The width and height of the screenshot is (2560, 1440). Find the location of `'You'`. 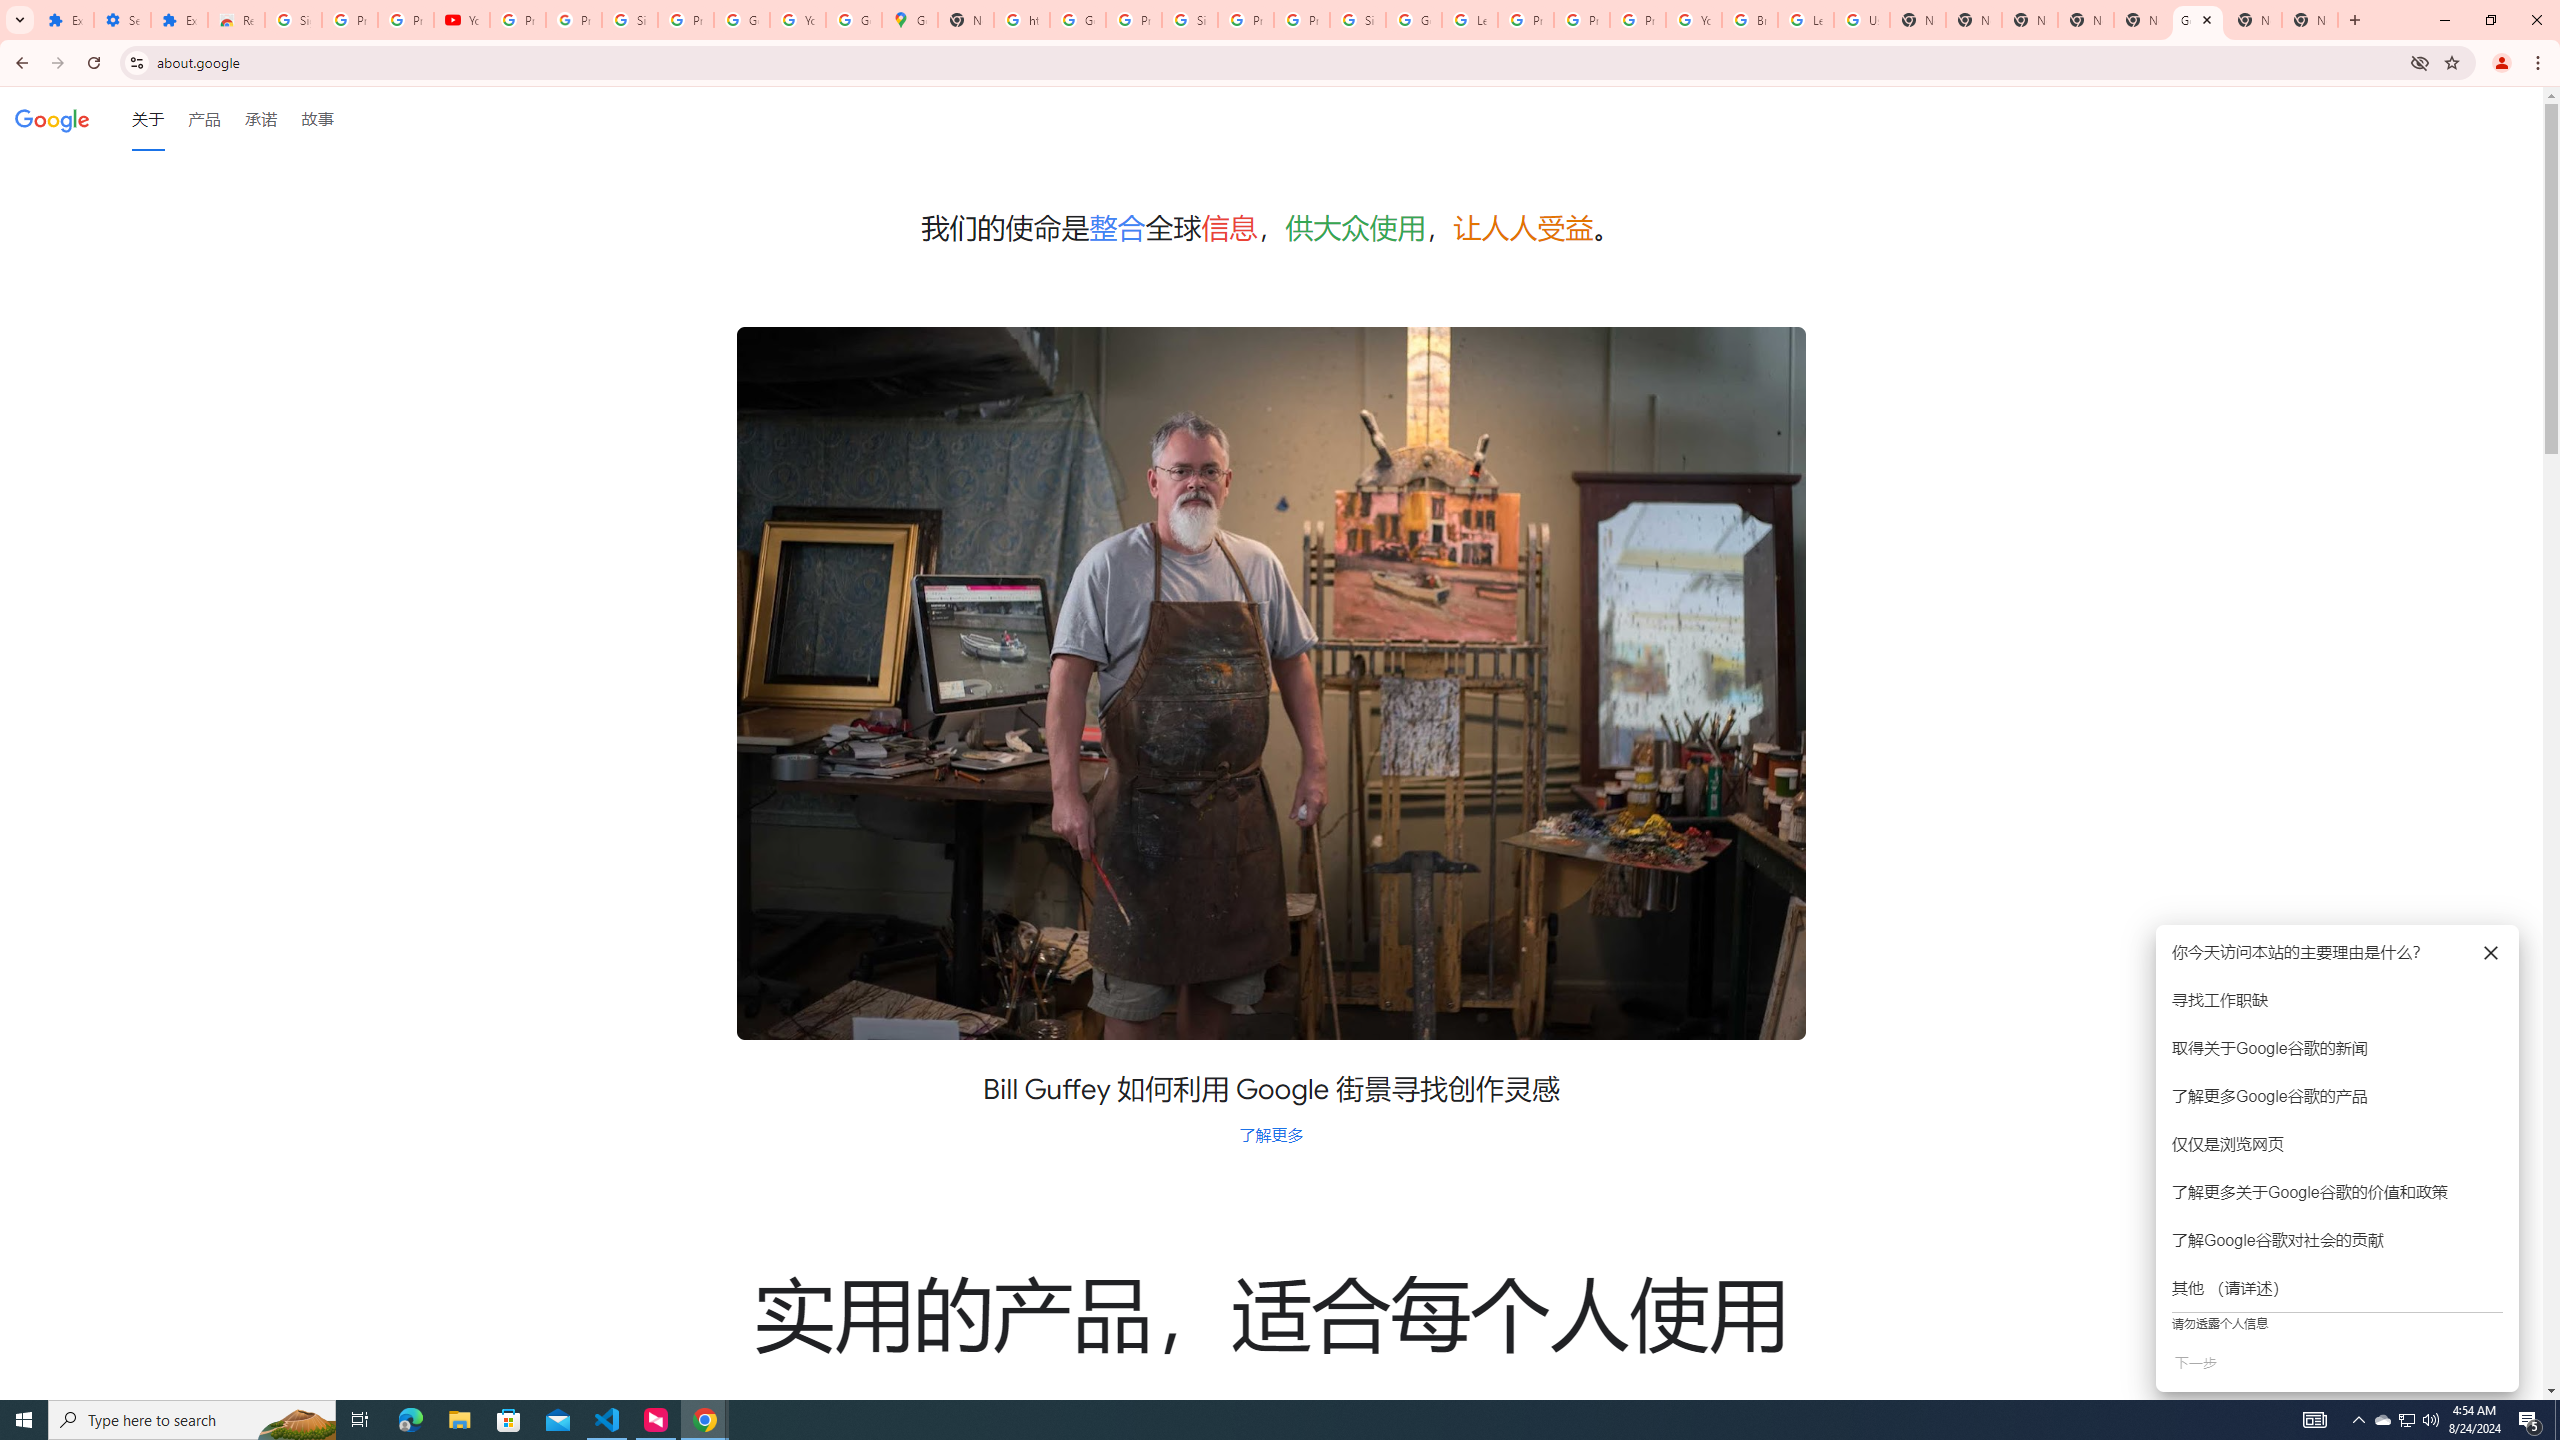

'You' is located at coordinates (2502, 62).